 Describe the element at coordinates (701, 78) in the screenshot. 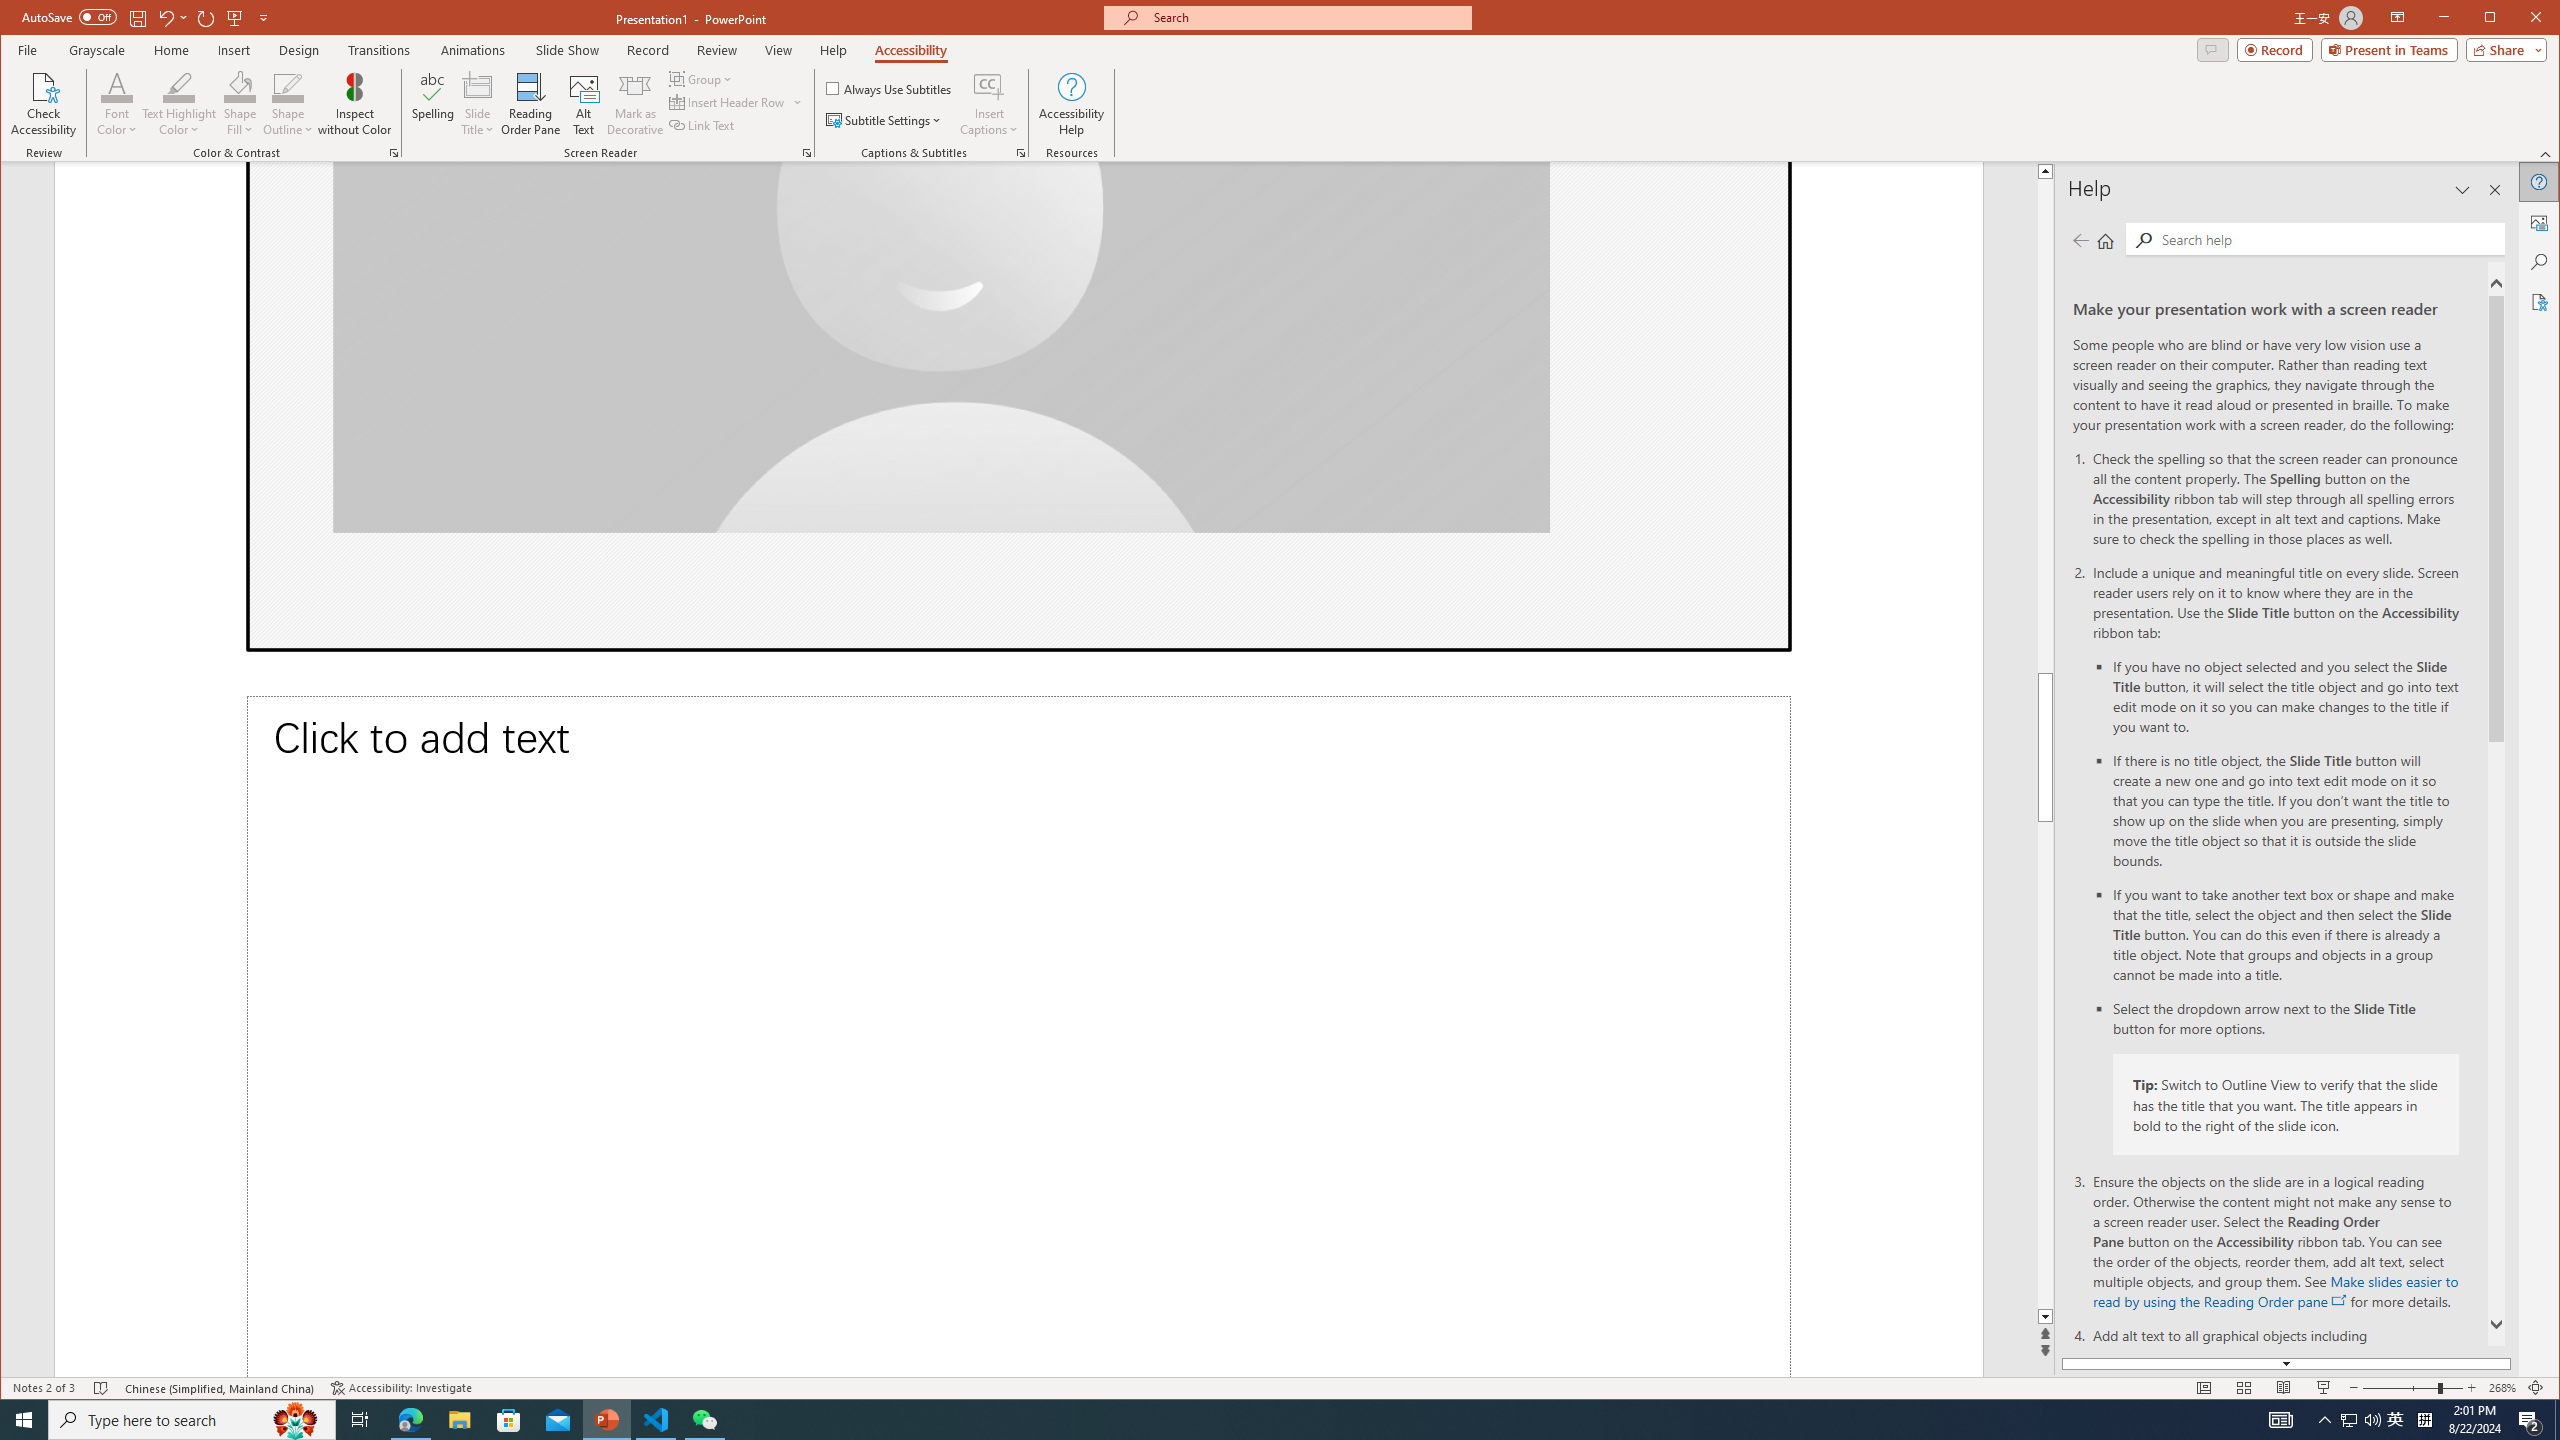

I see `'Group'` at that location.